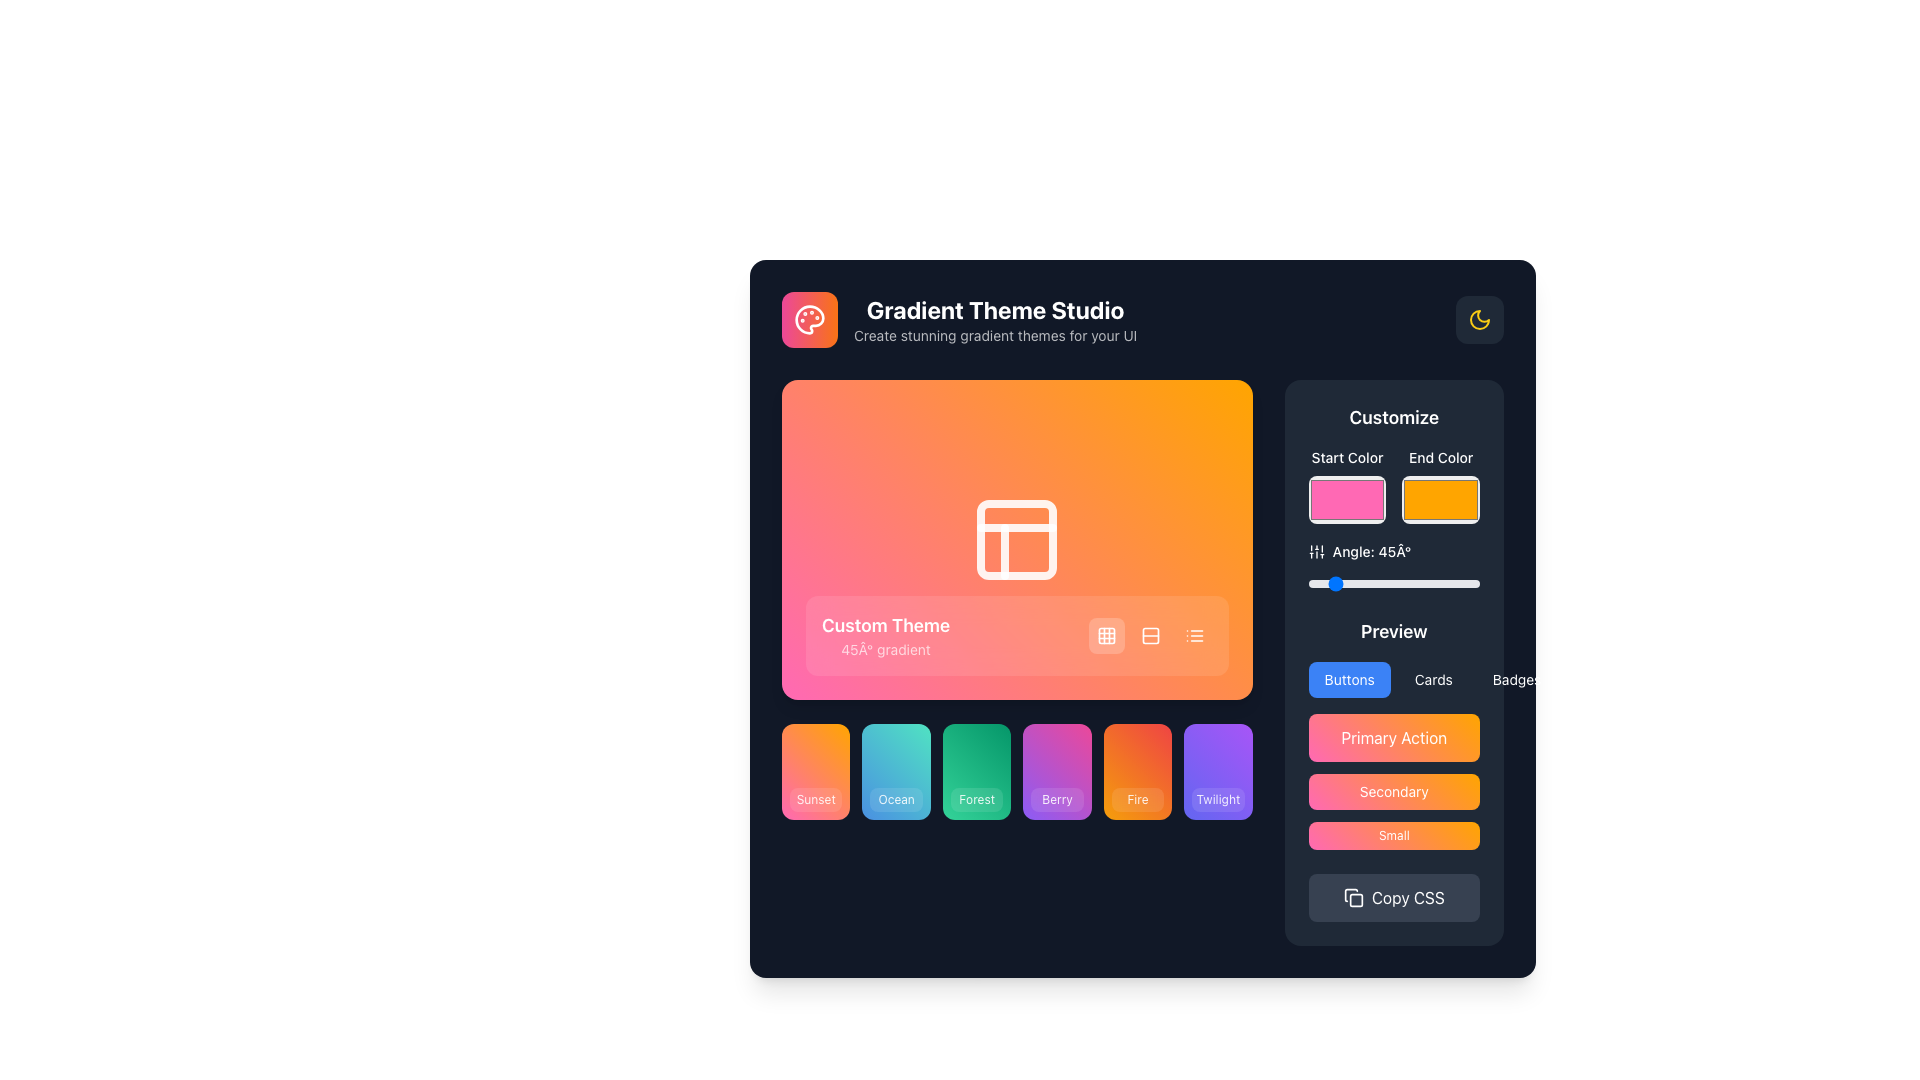 This screenshot has width=1920, height=1080. Describe the element at coordinates (1360, 583) in the screenshot. I see `angle` at that location.